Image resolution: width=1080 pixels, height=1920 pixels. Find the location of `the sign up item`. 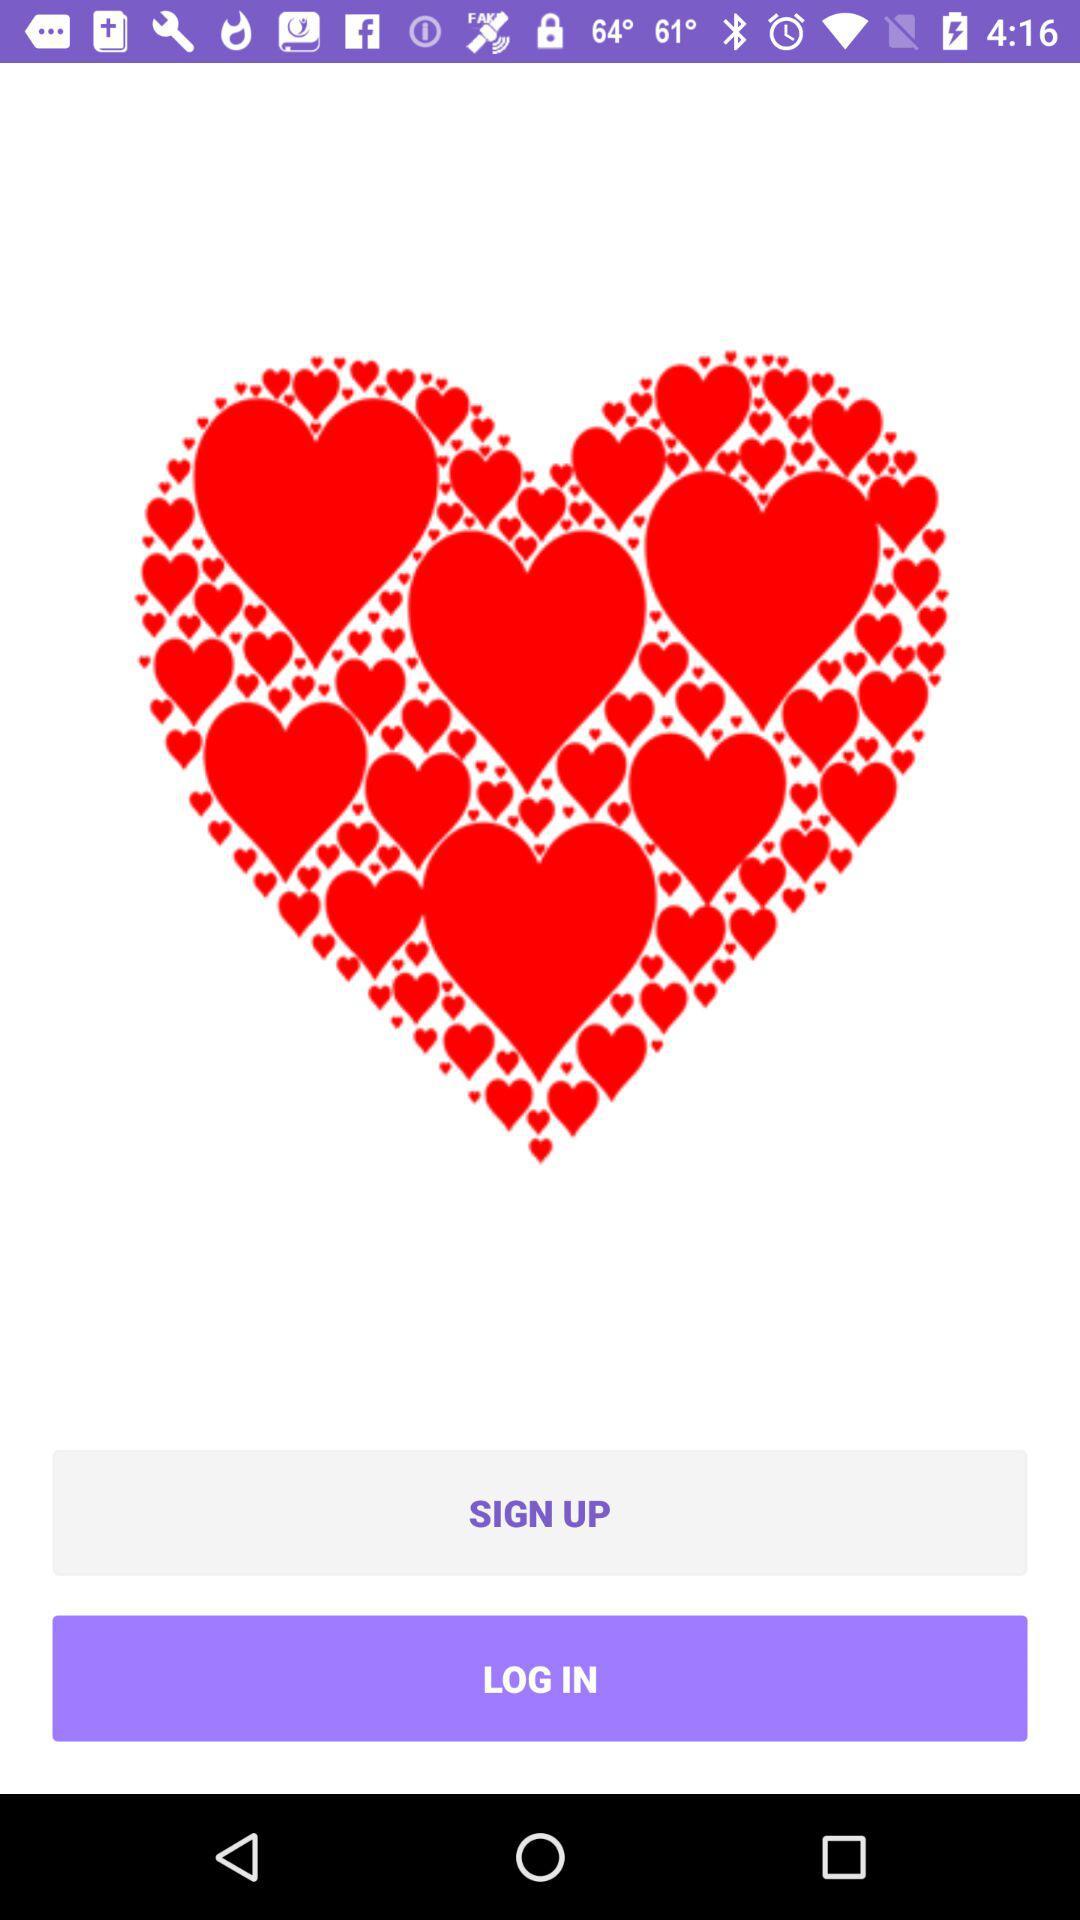

the sign up item is located at coordinates (540, 1512).